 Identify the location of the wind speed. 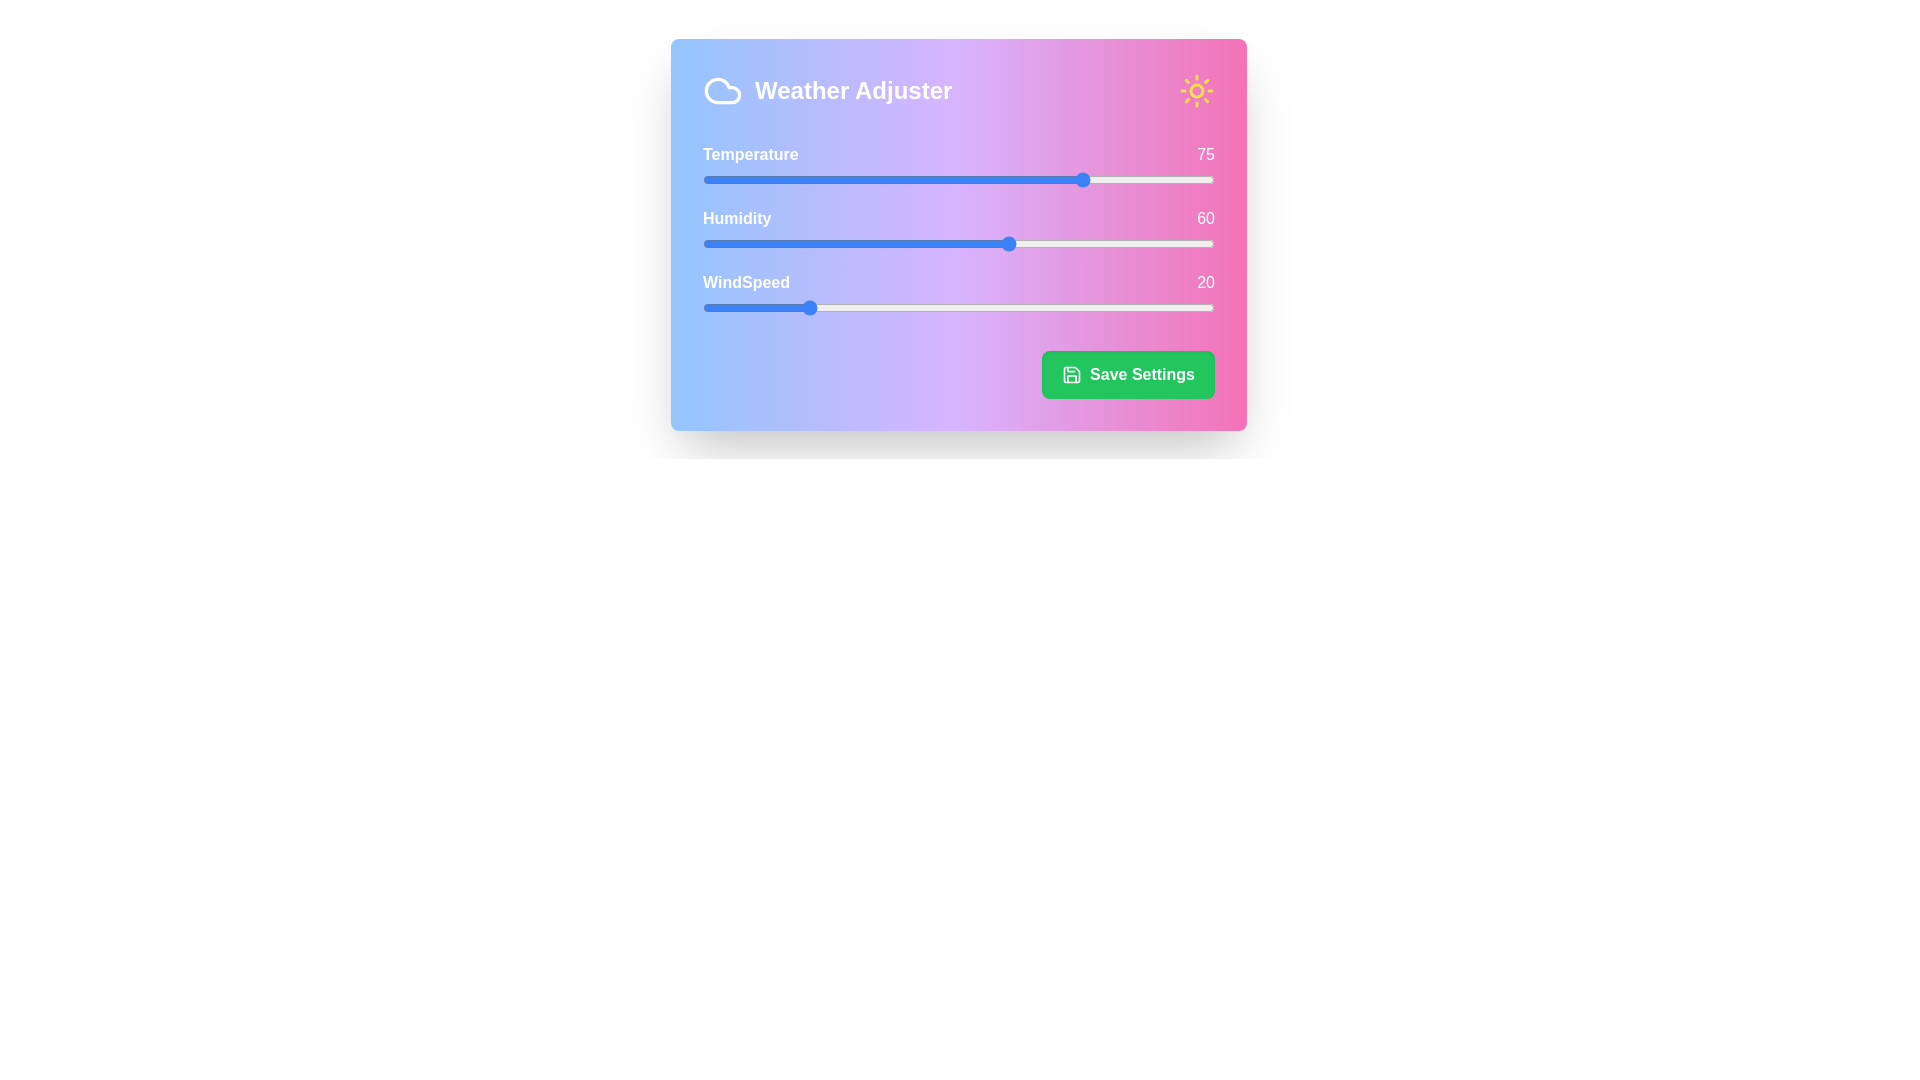
(1045, 308).